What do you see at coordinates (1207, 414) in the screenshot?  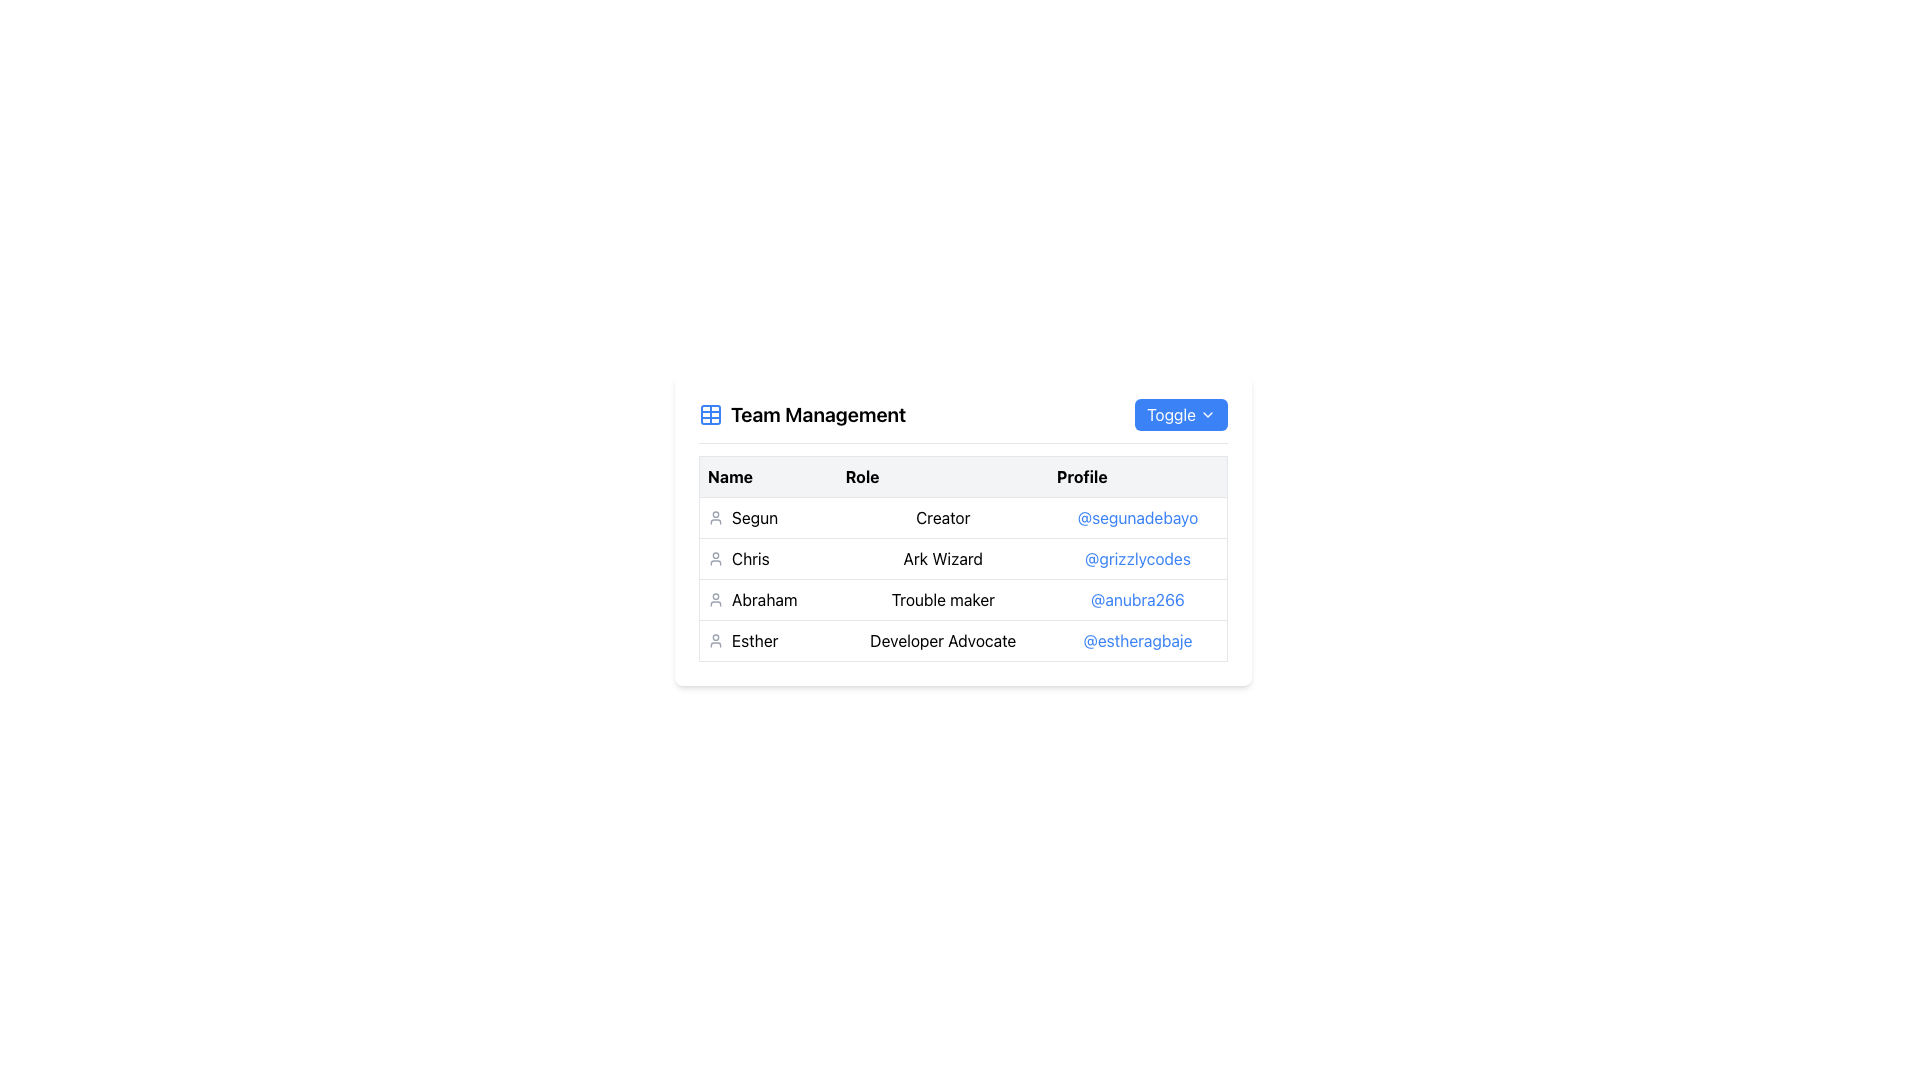 I see `the icon located inside the 'Toggle' button to the right of the text label 'Toggle' in the 'Team Management' widget` at bounding box center [1207, 414].